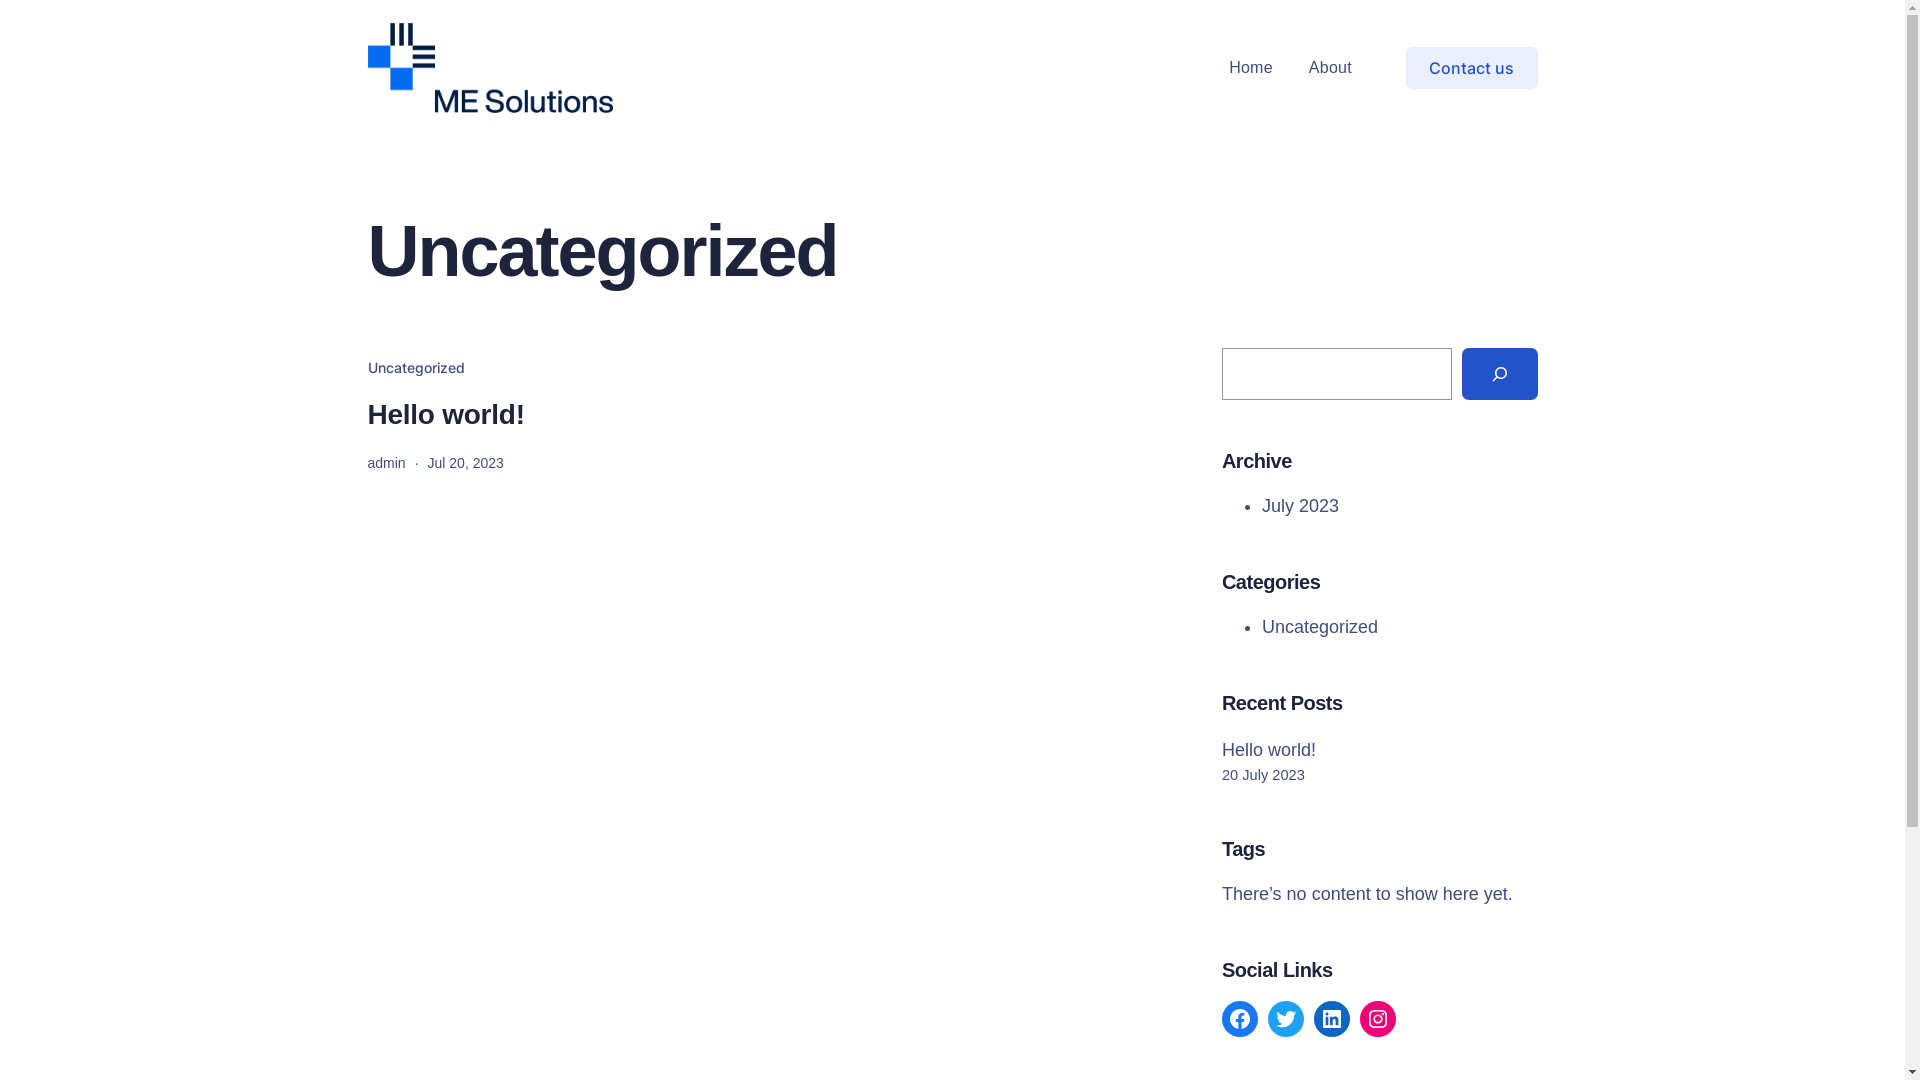 This screenshot has height=1080, width=1920. What do you see at coordinates (1300, 504) in the screenshot?
I see `'July 2023'` at bounding box center [1300, 504].